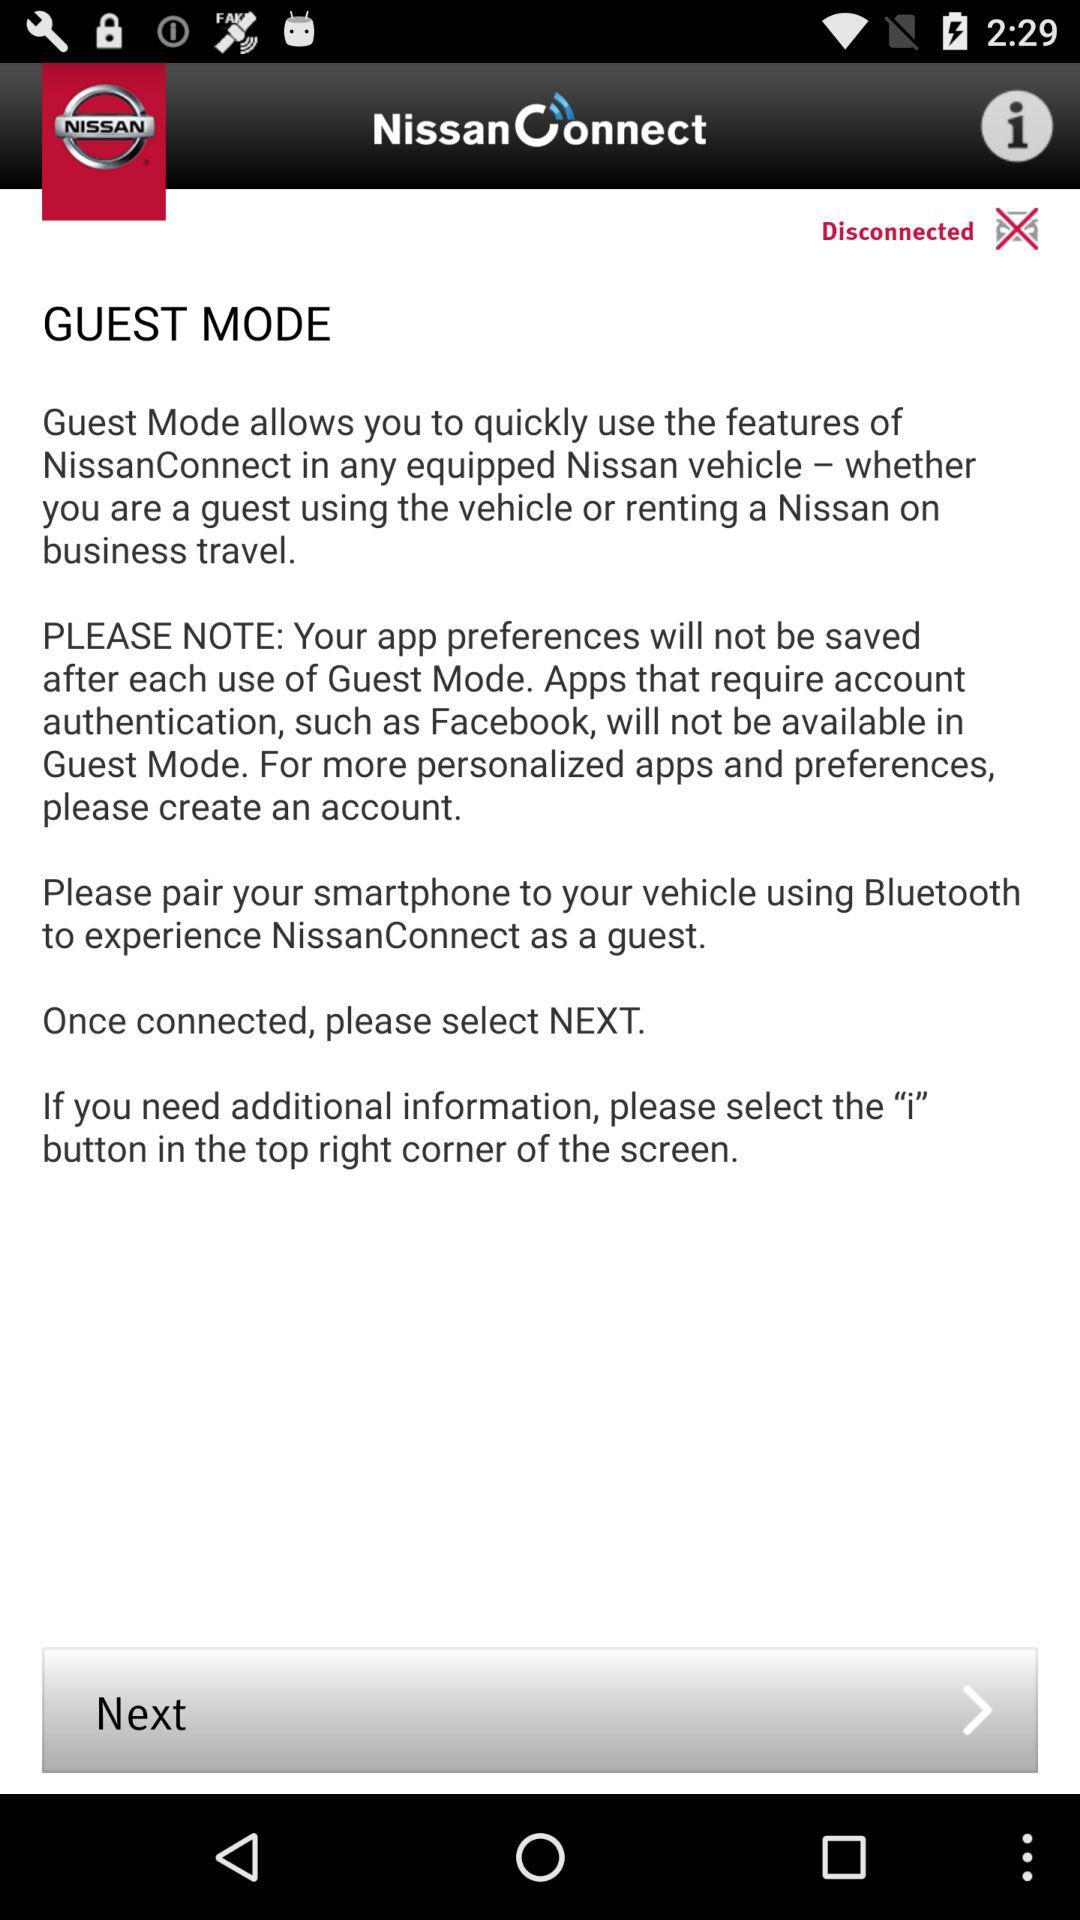 This screenshot has height=1920, width=1080. What do you see at coordinates (1036, 228) in the screenshot?
I see `the icon to the right of the disconnected` at bounding box center [1036, 228].